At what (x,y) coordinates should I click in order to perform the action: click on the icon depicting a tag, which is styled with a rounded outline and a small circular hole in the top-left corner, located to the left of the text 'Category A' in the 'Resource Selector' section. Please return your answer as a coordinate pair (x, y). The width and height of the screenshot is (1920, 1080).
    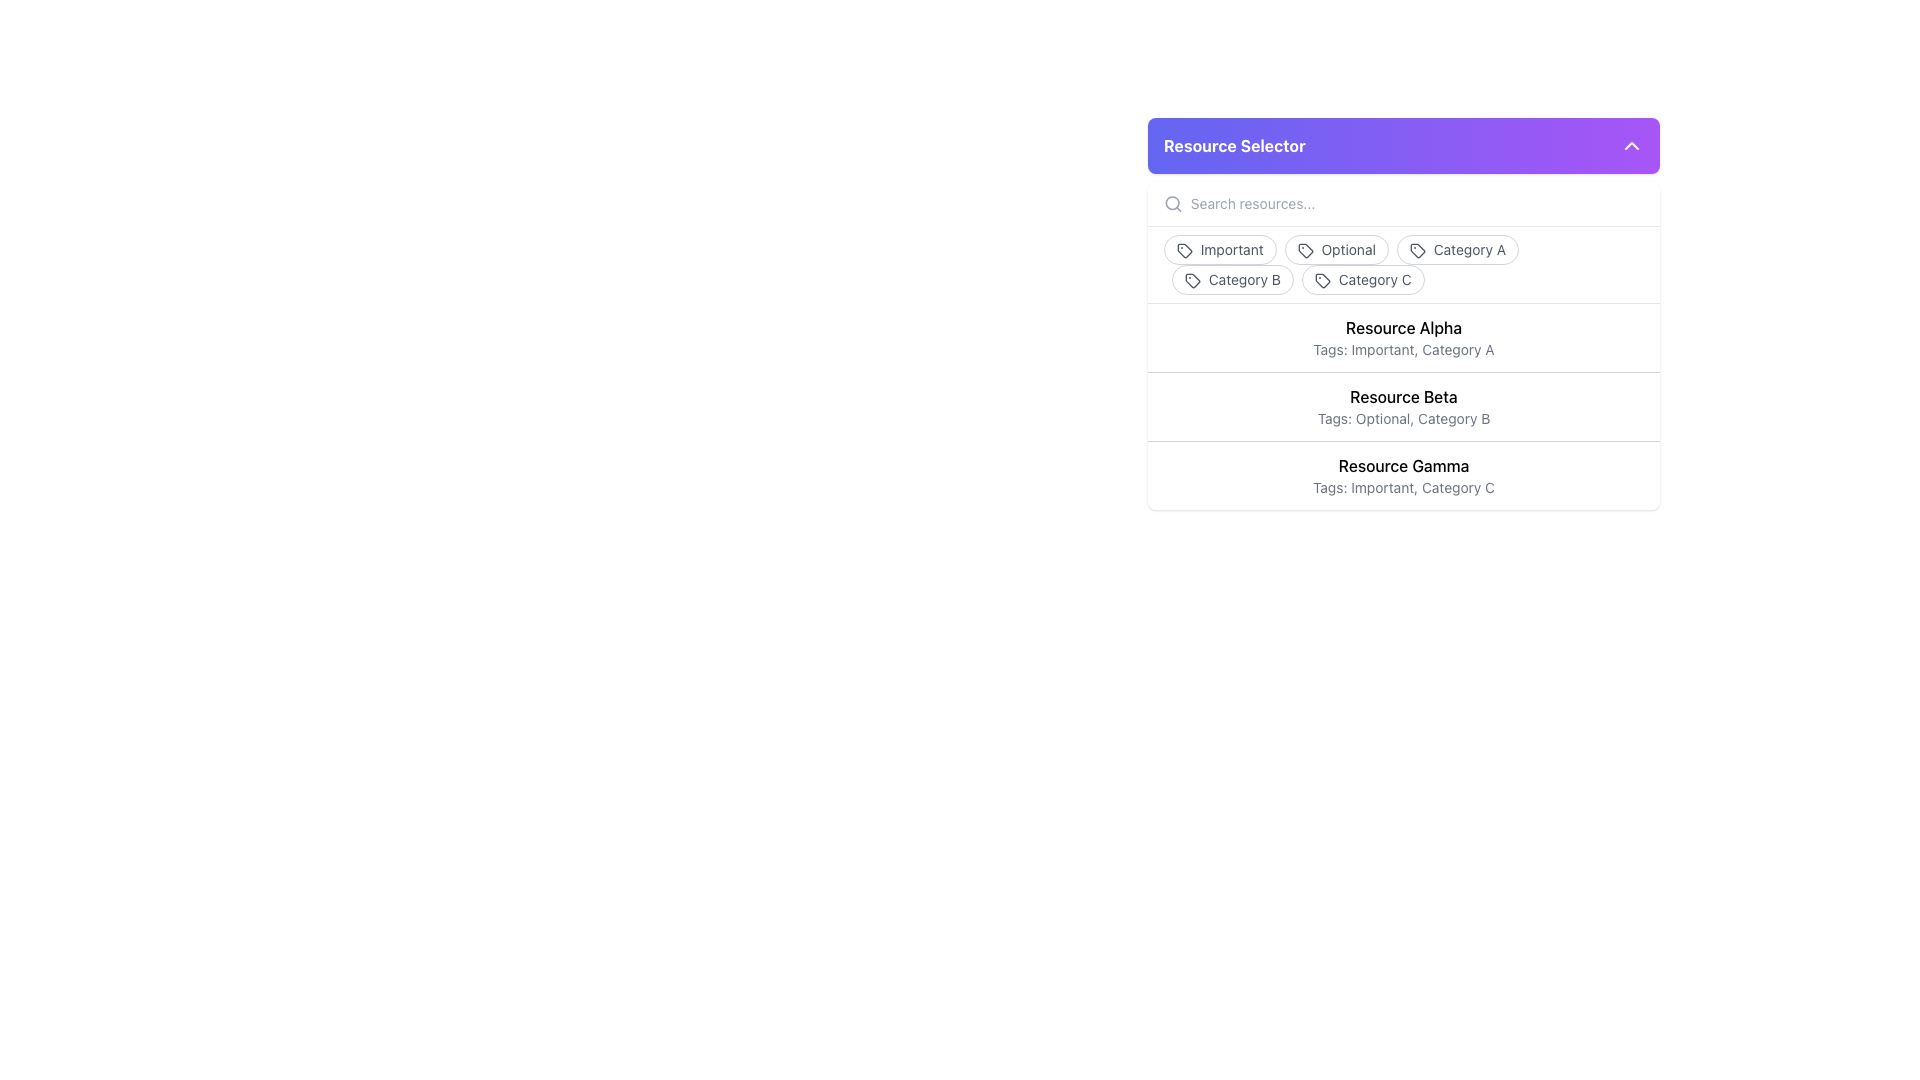
    Looking at the image, I should click on (1416, 250).